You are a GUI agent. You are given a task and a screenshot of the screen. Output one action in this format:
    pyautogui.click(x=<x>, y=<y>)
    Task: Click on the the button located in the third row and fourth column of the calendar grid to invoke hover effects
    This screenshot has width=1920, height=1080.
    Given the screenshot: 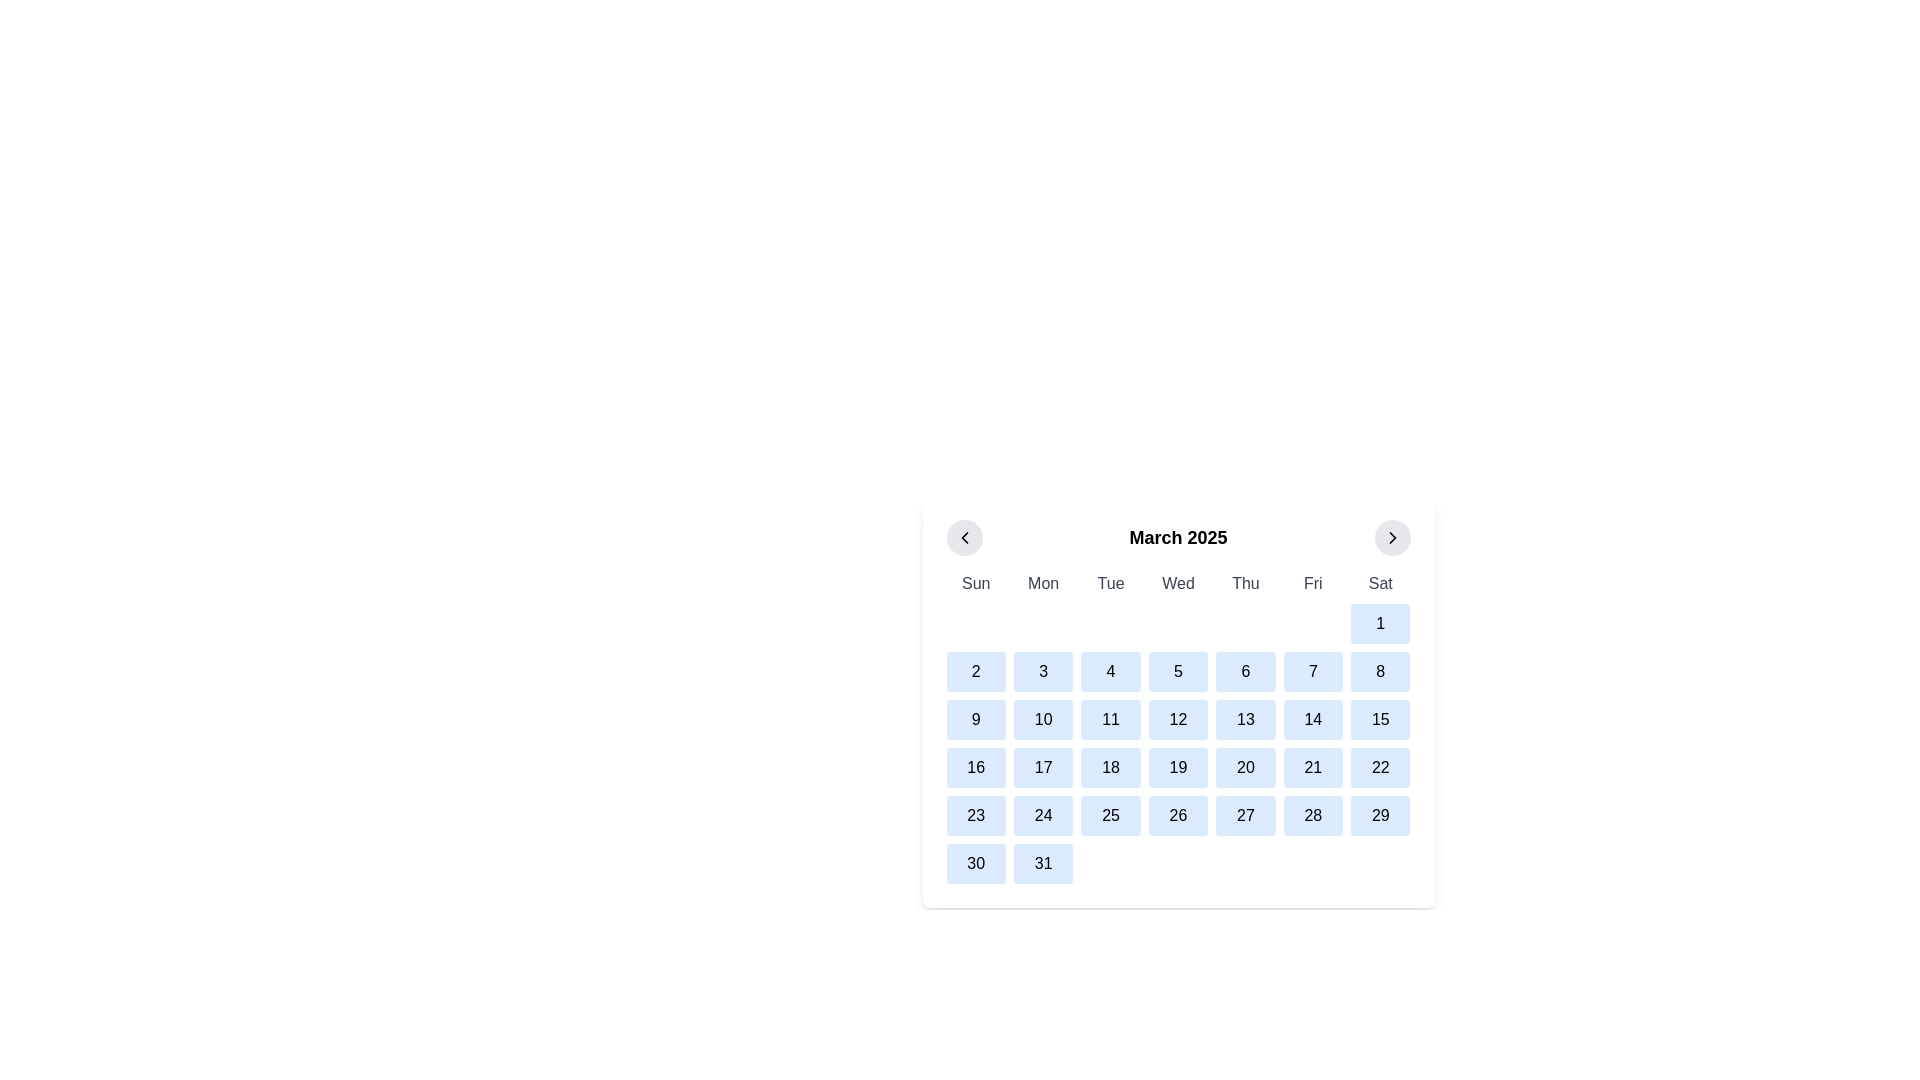 What is the action you would take?
    pyautogui.click(x=1178, y=720)
    